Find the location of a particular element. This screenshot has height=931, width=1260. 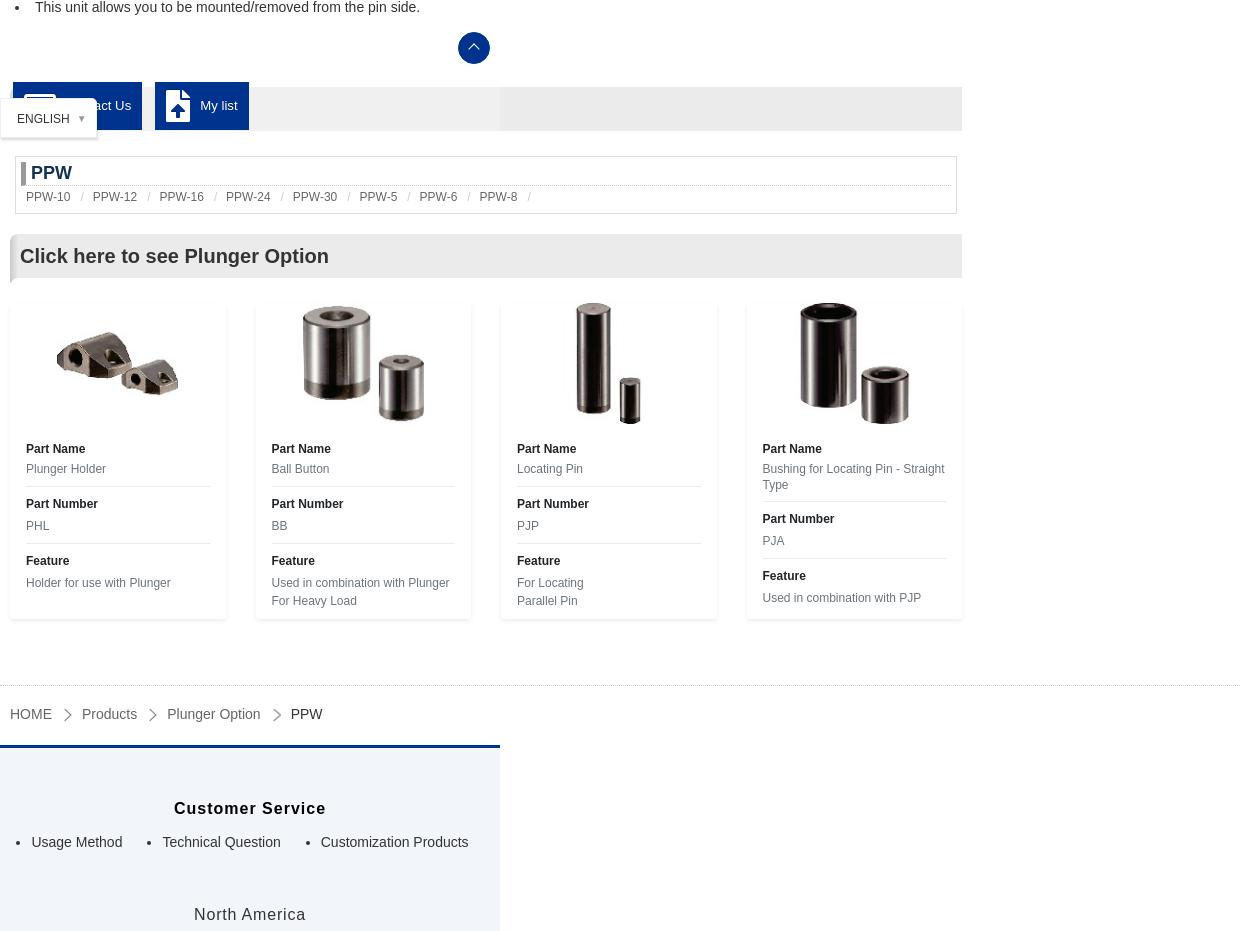

'Customer Service' is located at coordinates (249, 806).